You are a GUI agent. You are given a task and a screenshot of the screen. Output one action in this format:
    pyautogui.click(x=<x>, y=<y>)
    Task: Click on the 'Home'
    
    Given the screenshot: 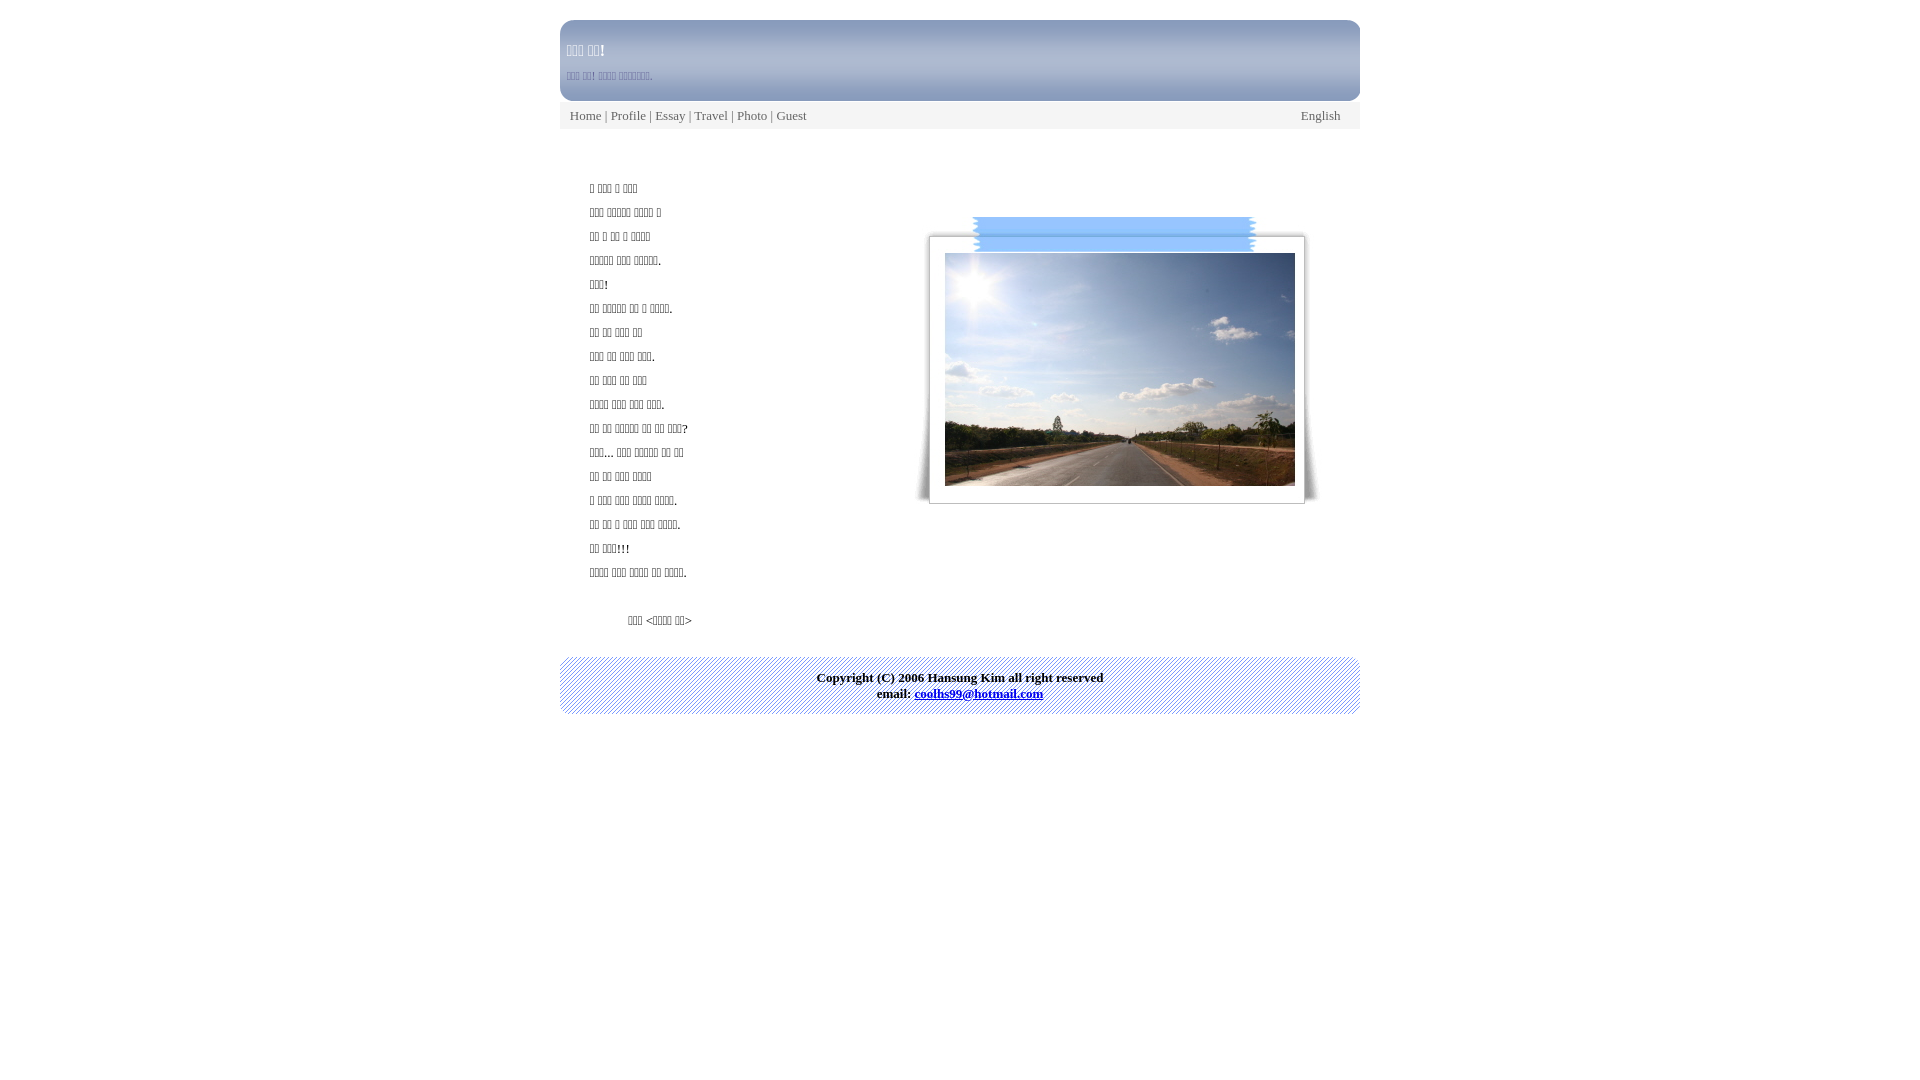 What is the action you would take?
    pyautogui.click(x=584, y=115)
    